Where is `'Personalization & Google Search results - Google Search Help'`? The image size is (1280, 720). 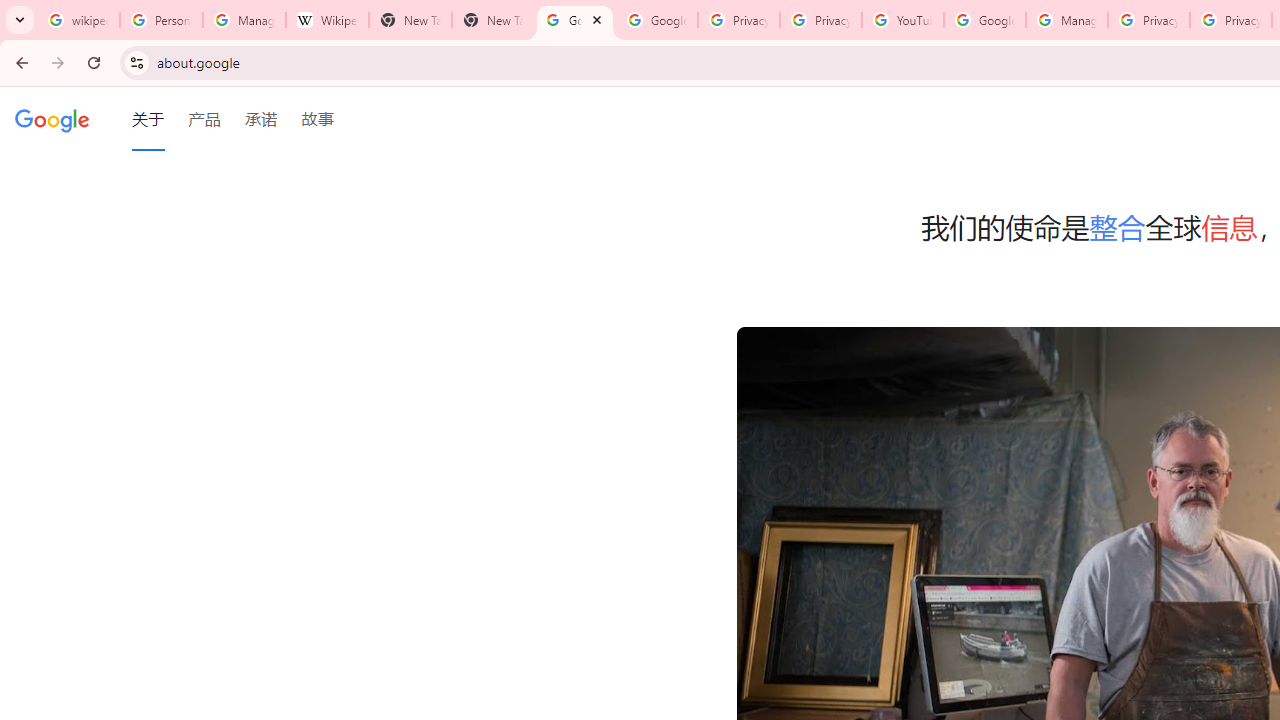 'Personalization & Google Search results - Google Search Help' is located at coordinates (161, 20).